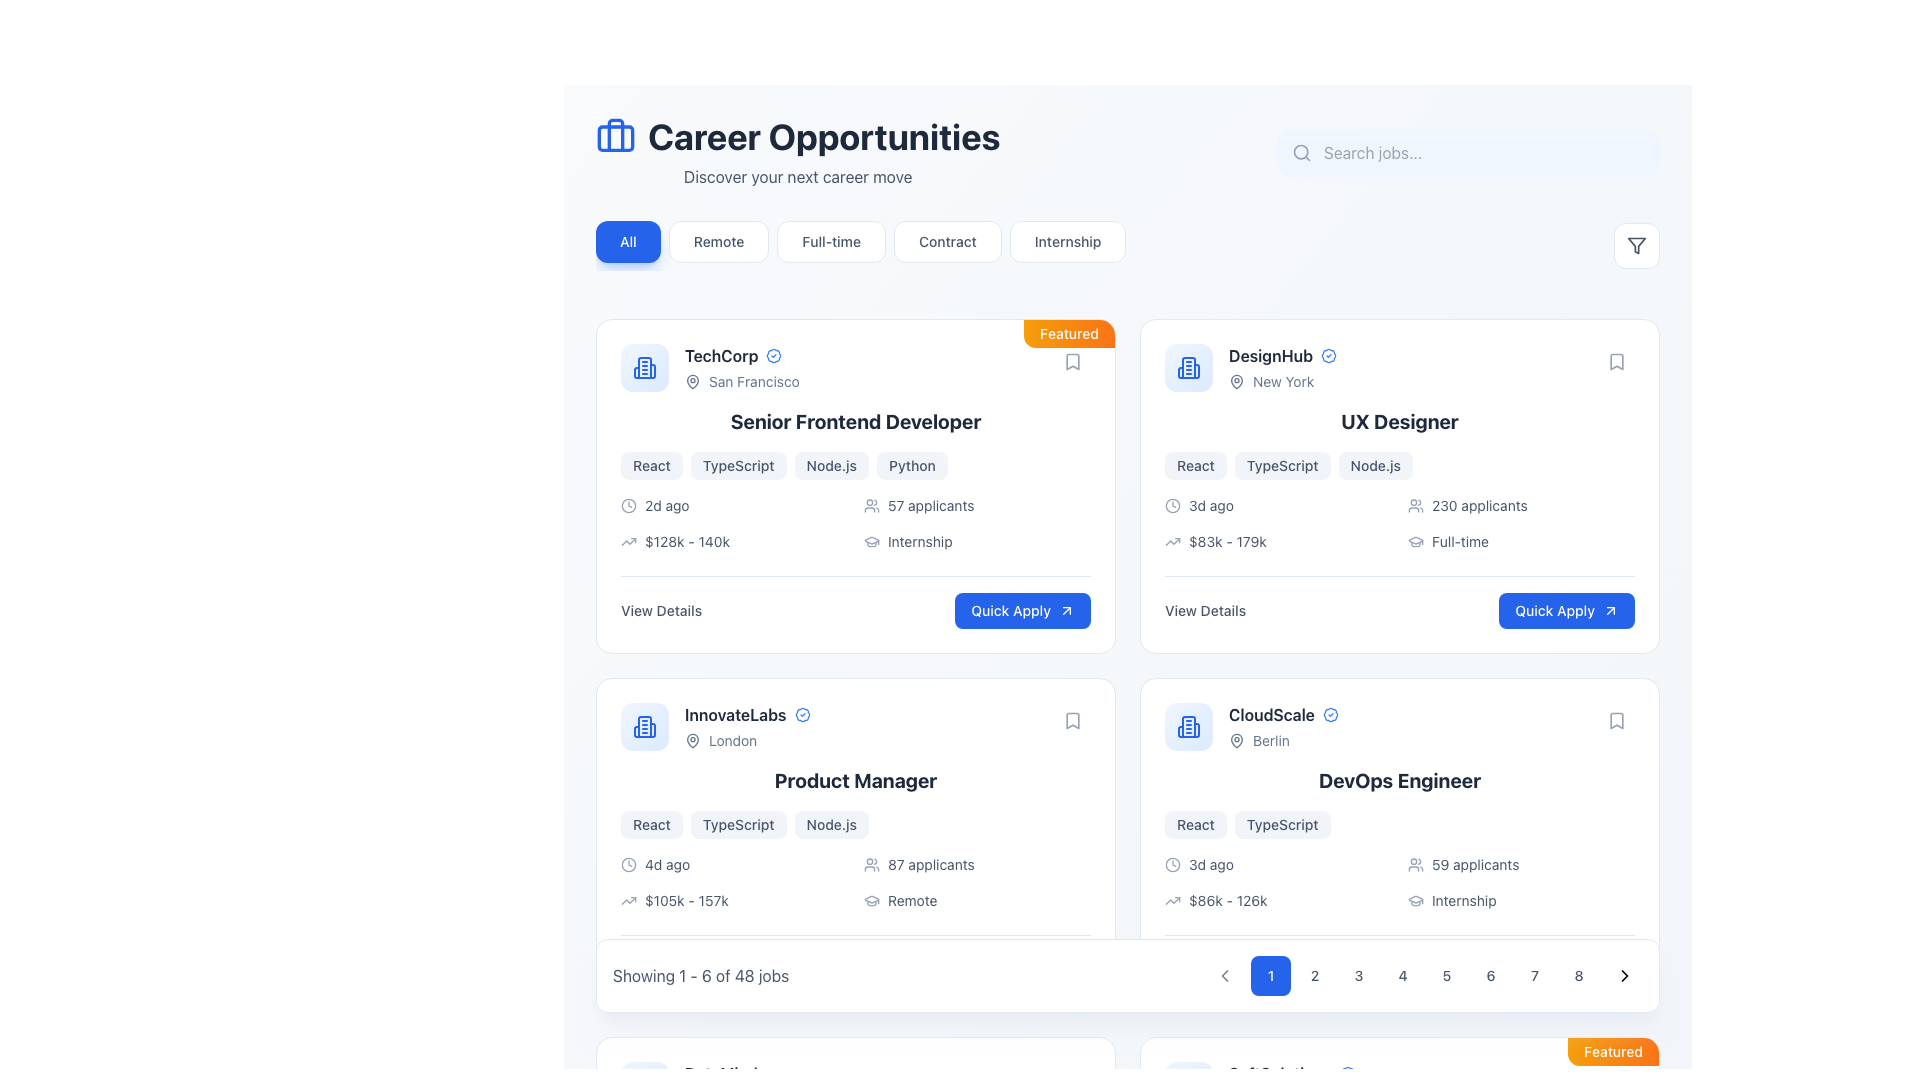  What do you see at coordinates (627, 241) in the screenshot?
I see `the rectangular button labeled 'All' with a blue background and white text` at bounding box center [627, 241].